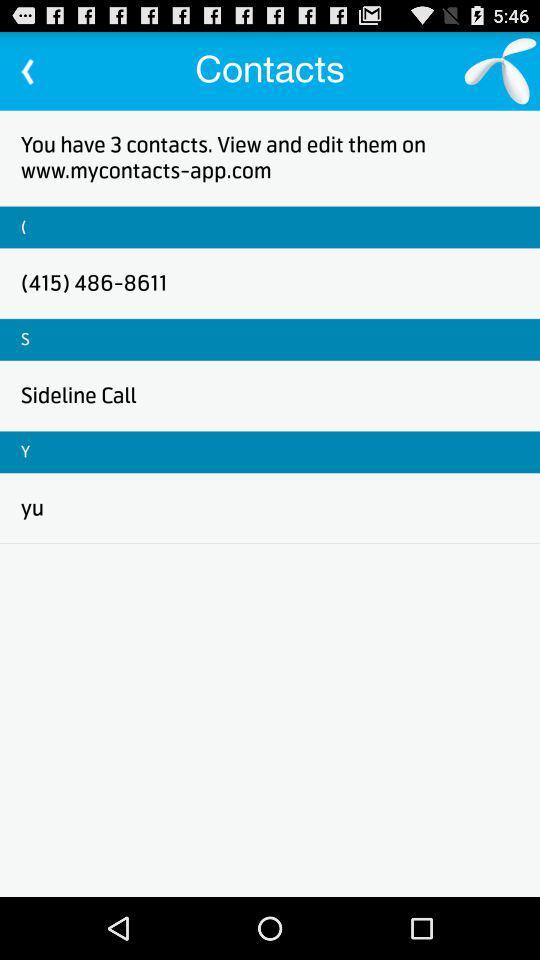 Image resolution: width=540 pixels, height=960 pixels. Describe the element at coordinates (24, 452) in the screenshot. I see `the item above the yu item` at that location.